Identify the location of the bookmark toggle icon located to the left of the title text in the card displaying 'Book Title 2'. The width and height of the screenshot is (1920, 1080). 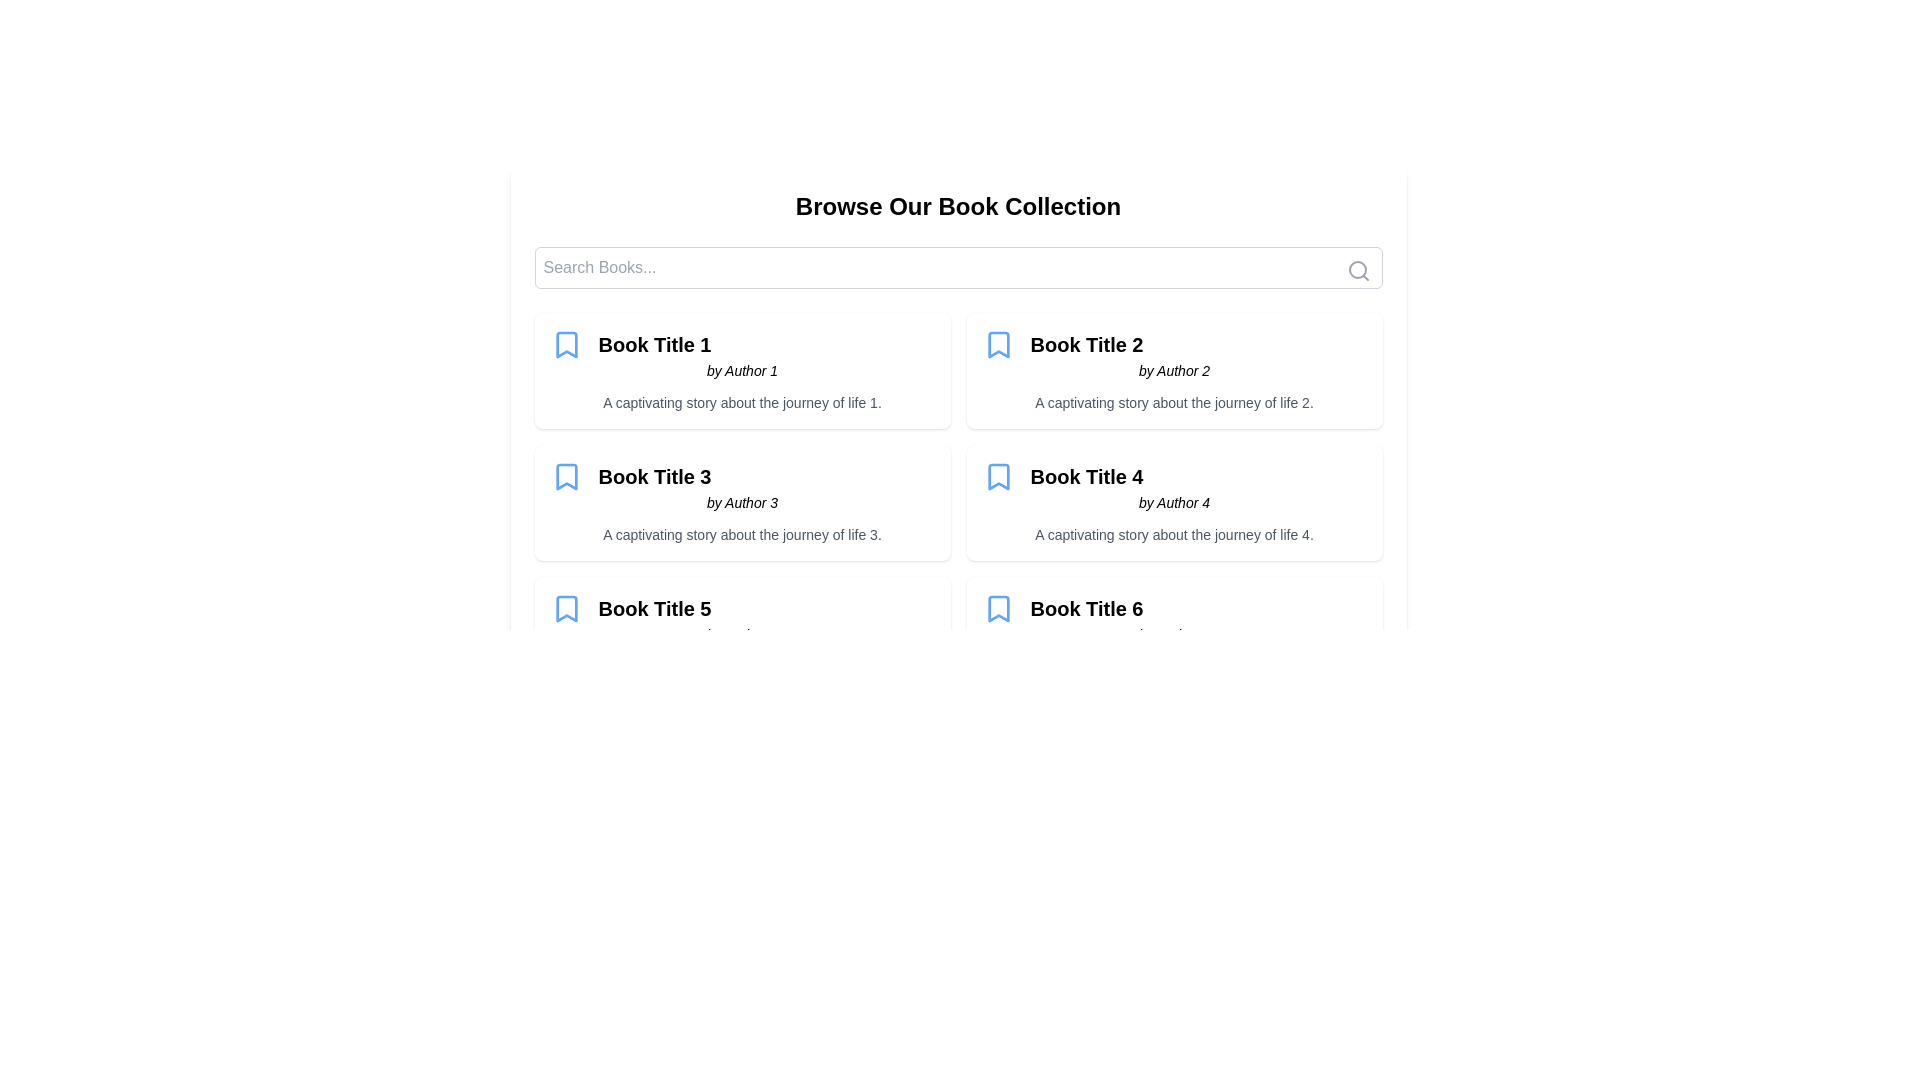
(998, 343).